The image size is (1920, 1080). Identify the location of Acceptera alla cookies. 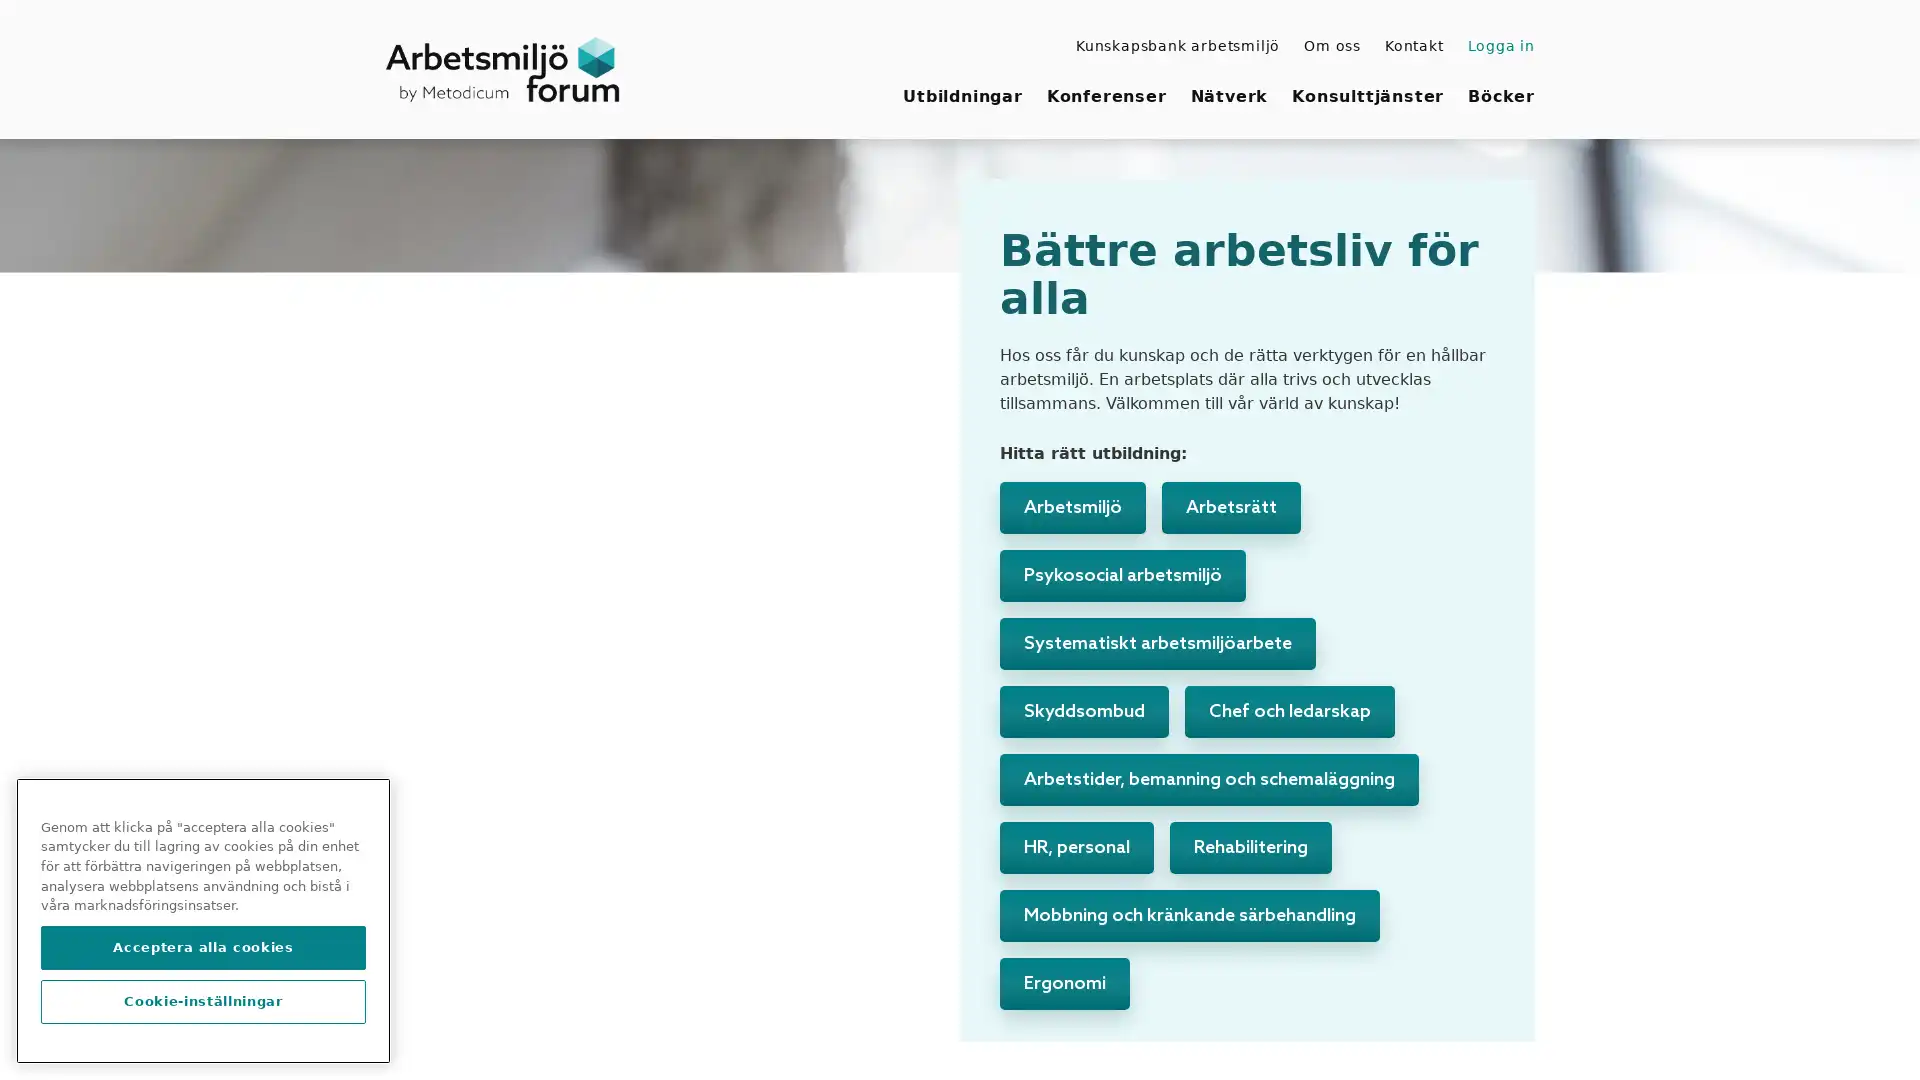
(203, 947).